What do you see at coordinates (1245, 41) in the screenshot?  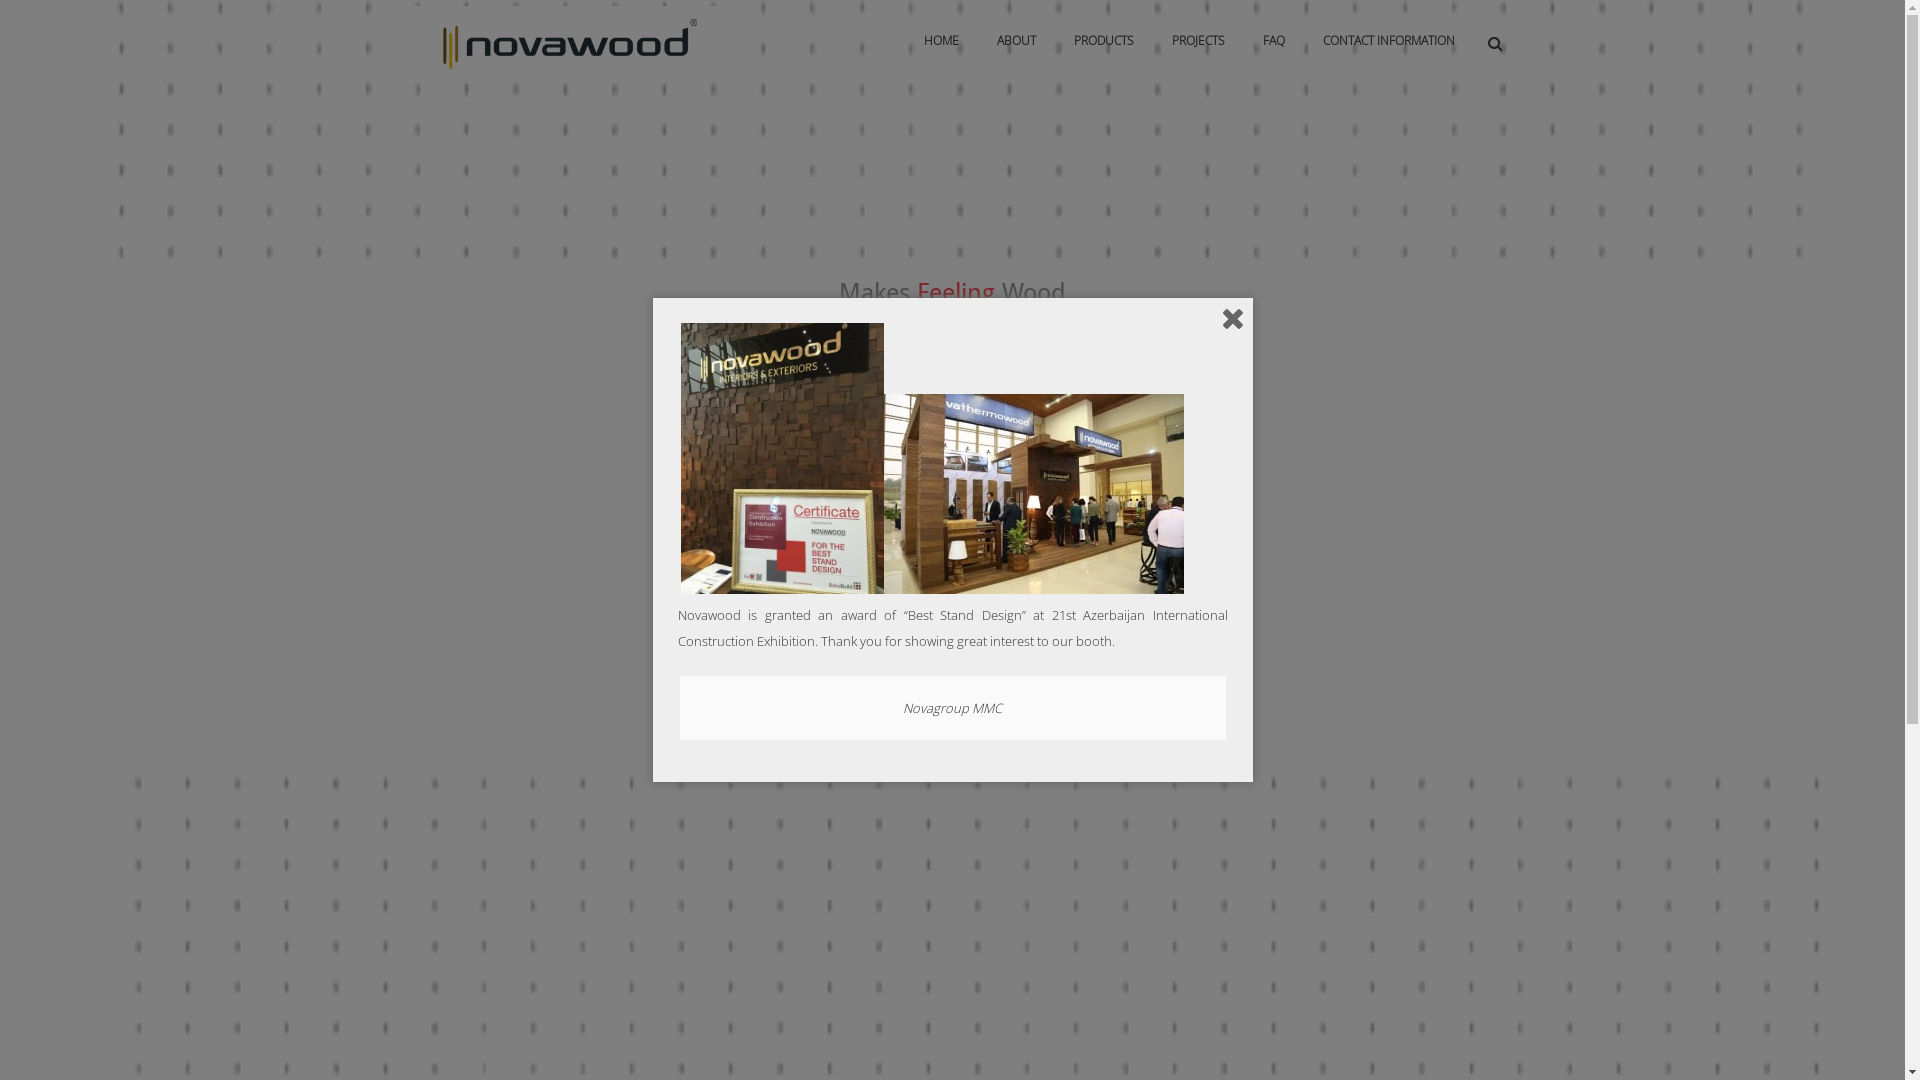 I see `'FAQ'` at bounding box center [1245, 41].